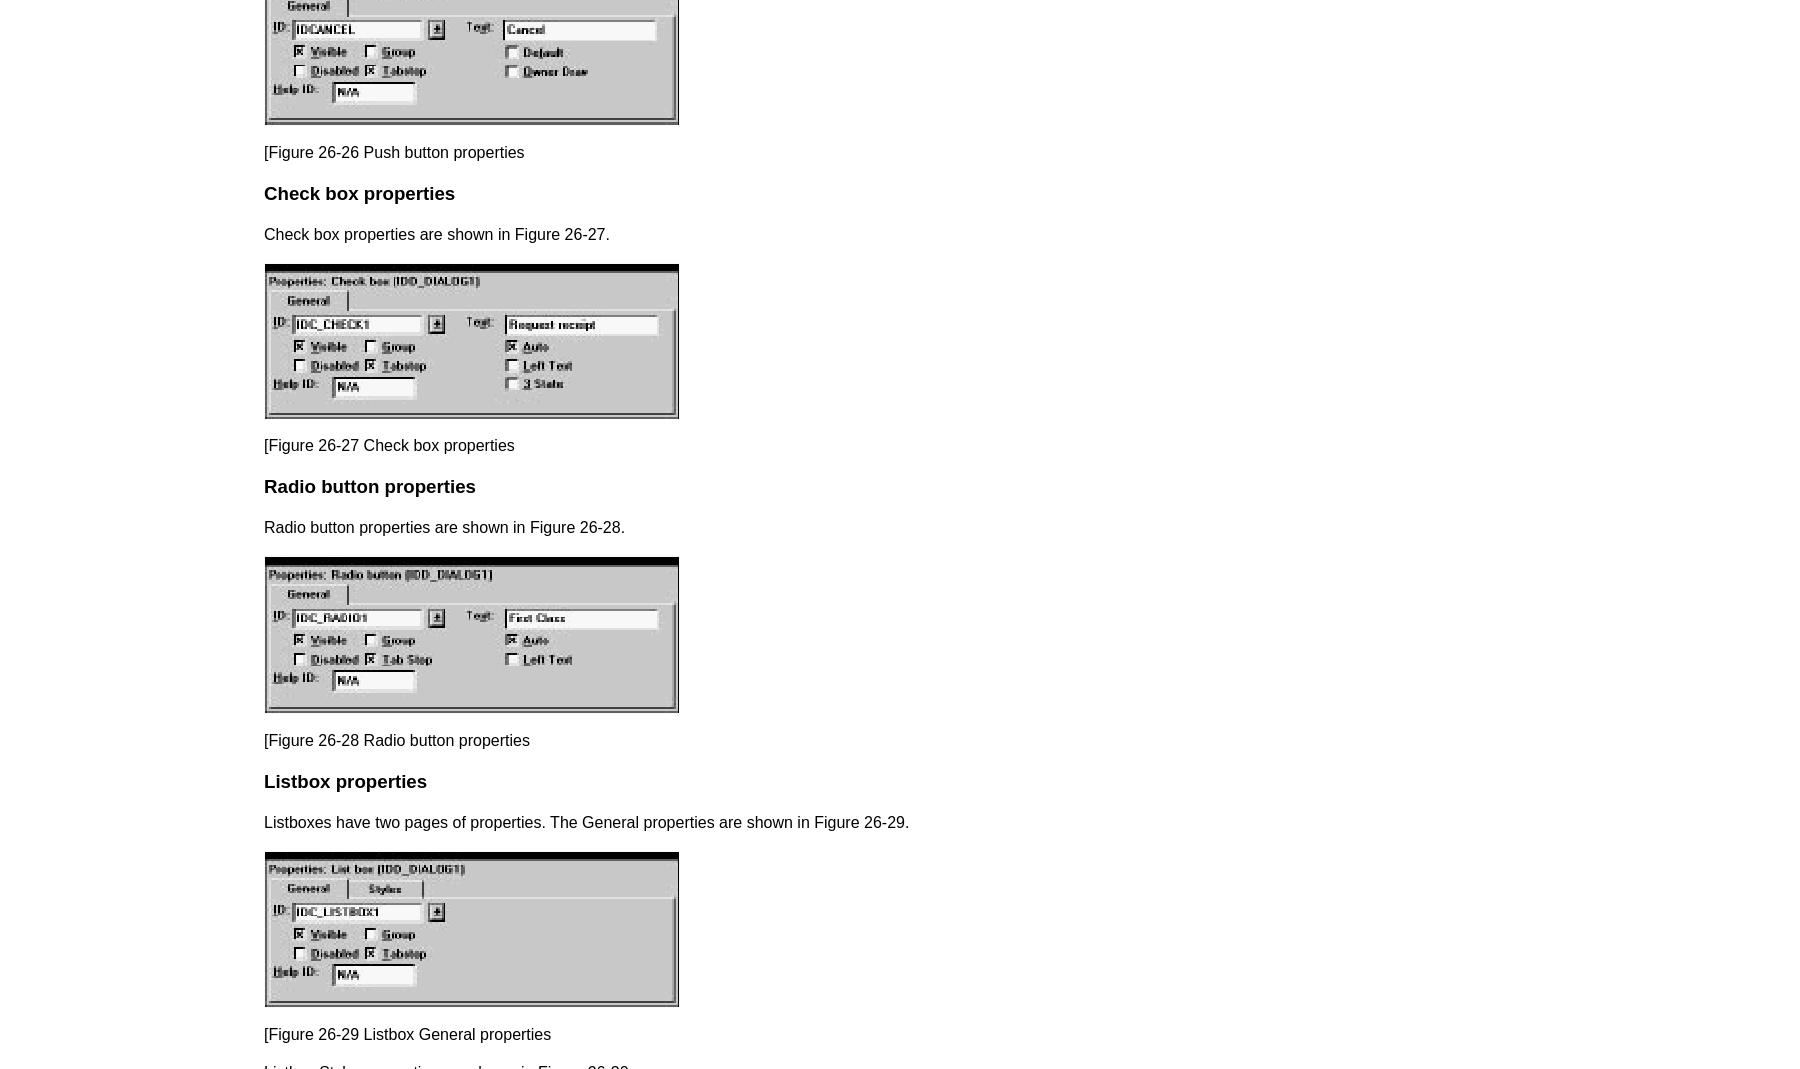  Describe the element at coordinates (359, 193) in the screenshot. I see `'Check box properties'` at that location.